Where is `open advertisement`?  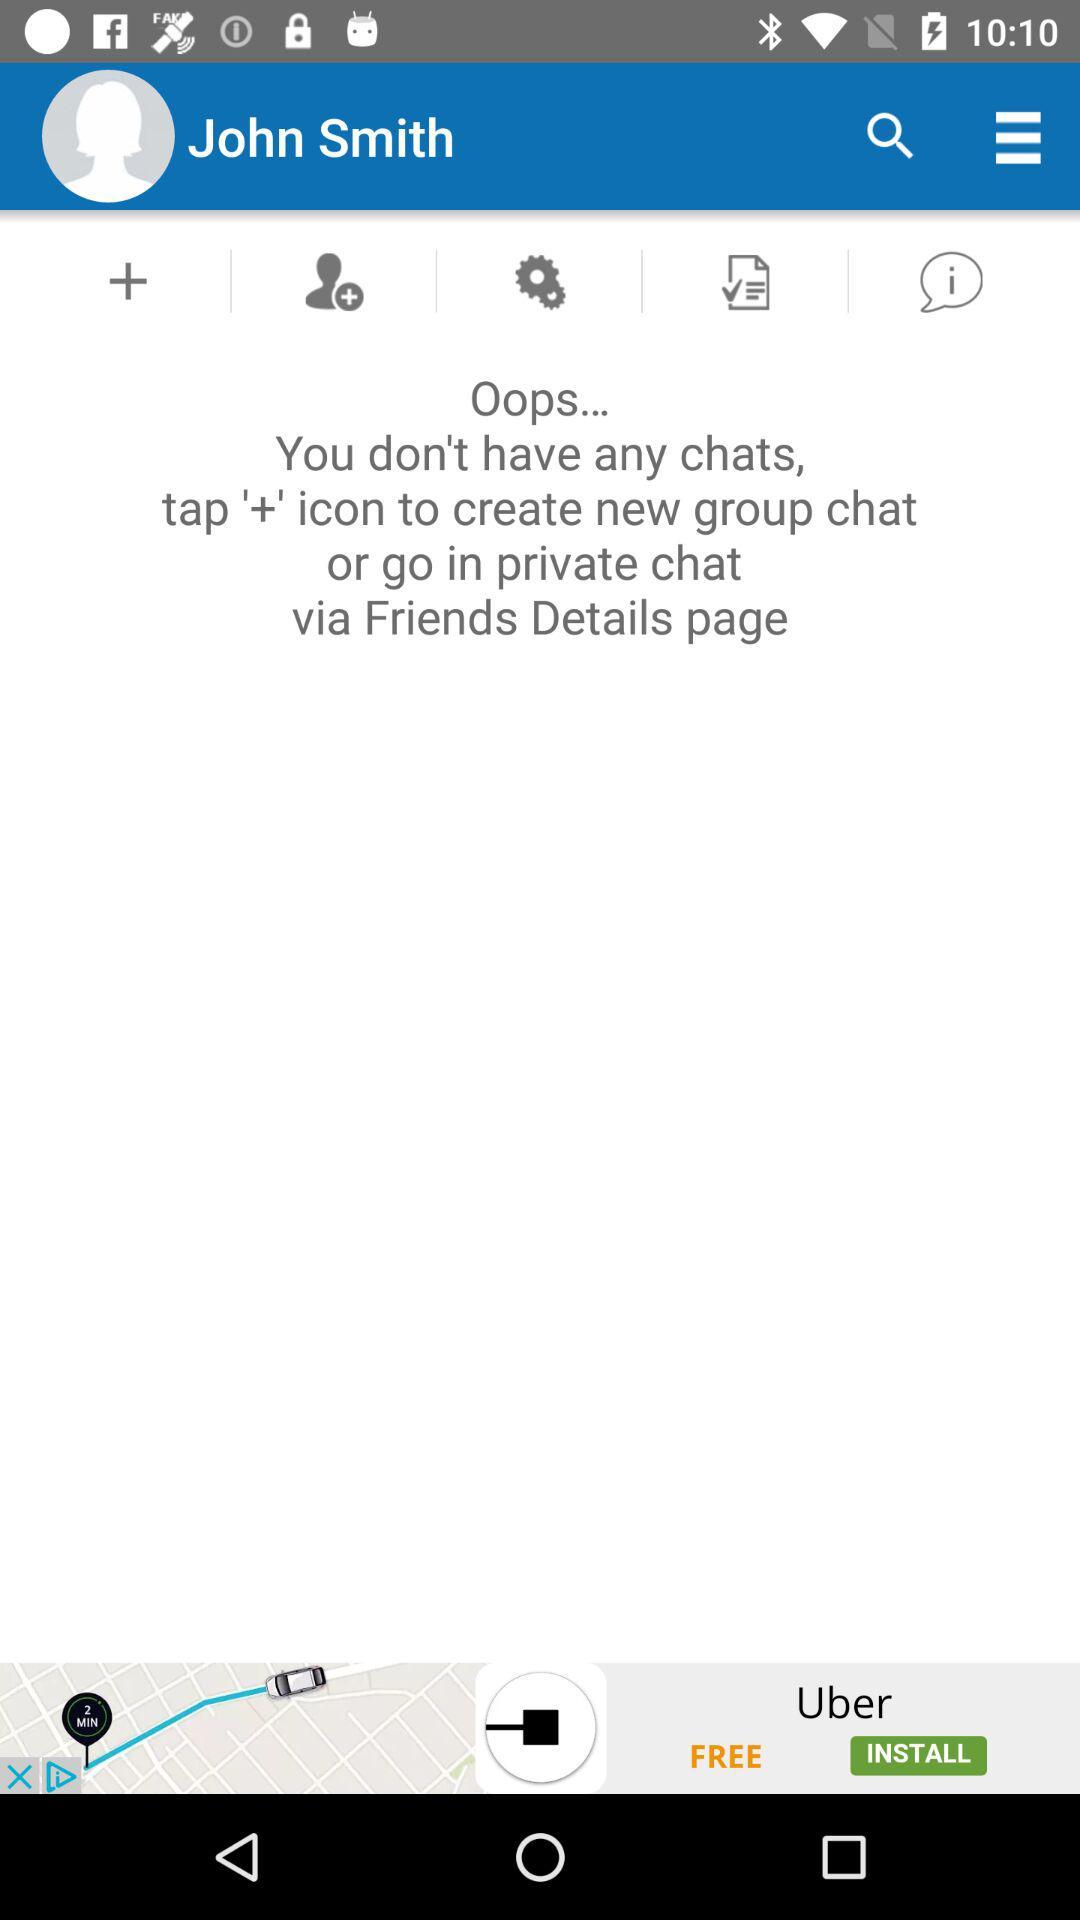 open advertisement is located at coordinates (540, 1727).